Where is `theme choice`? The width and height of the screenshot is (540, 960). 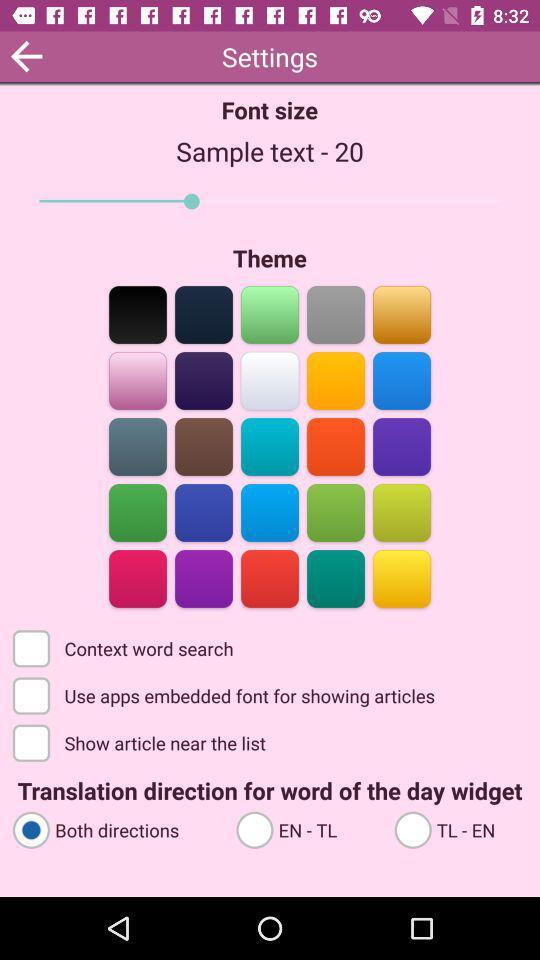
theme choice is located at coordinates (203, 445).